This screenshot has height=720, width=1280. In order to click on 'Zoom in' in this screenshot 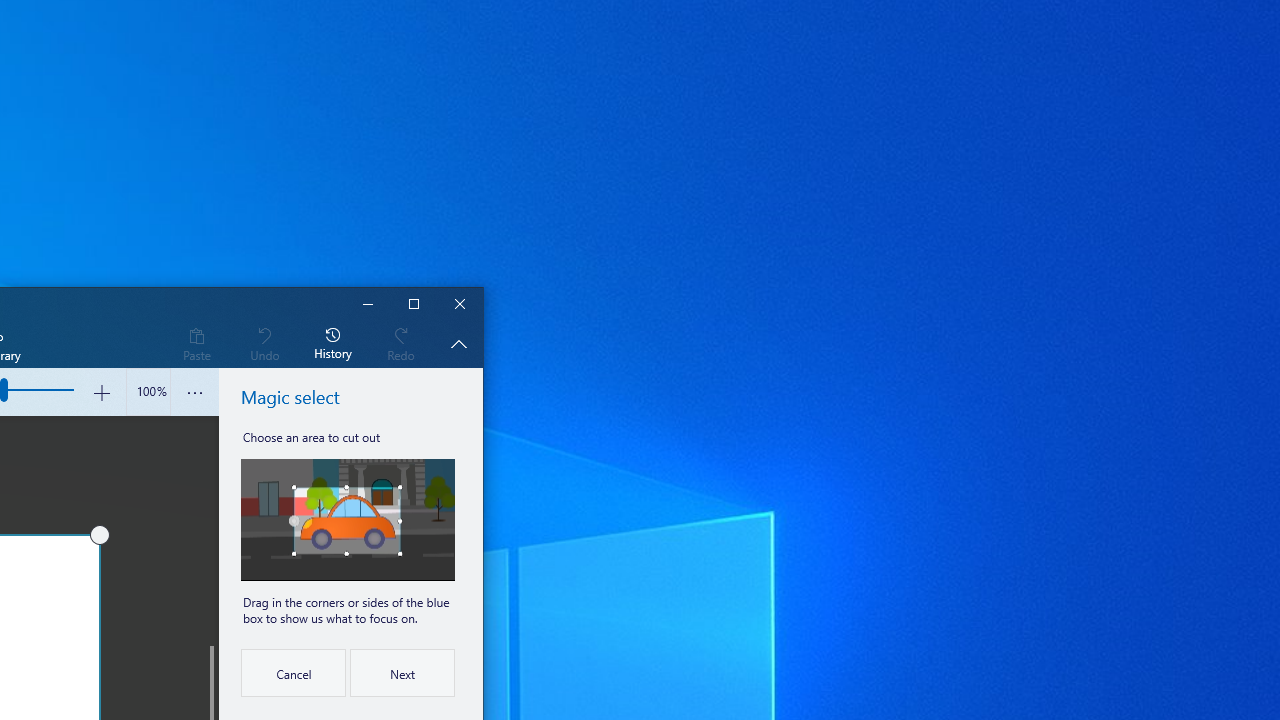, I will do `click(100, 392)`.